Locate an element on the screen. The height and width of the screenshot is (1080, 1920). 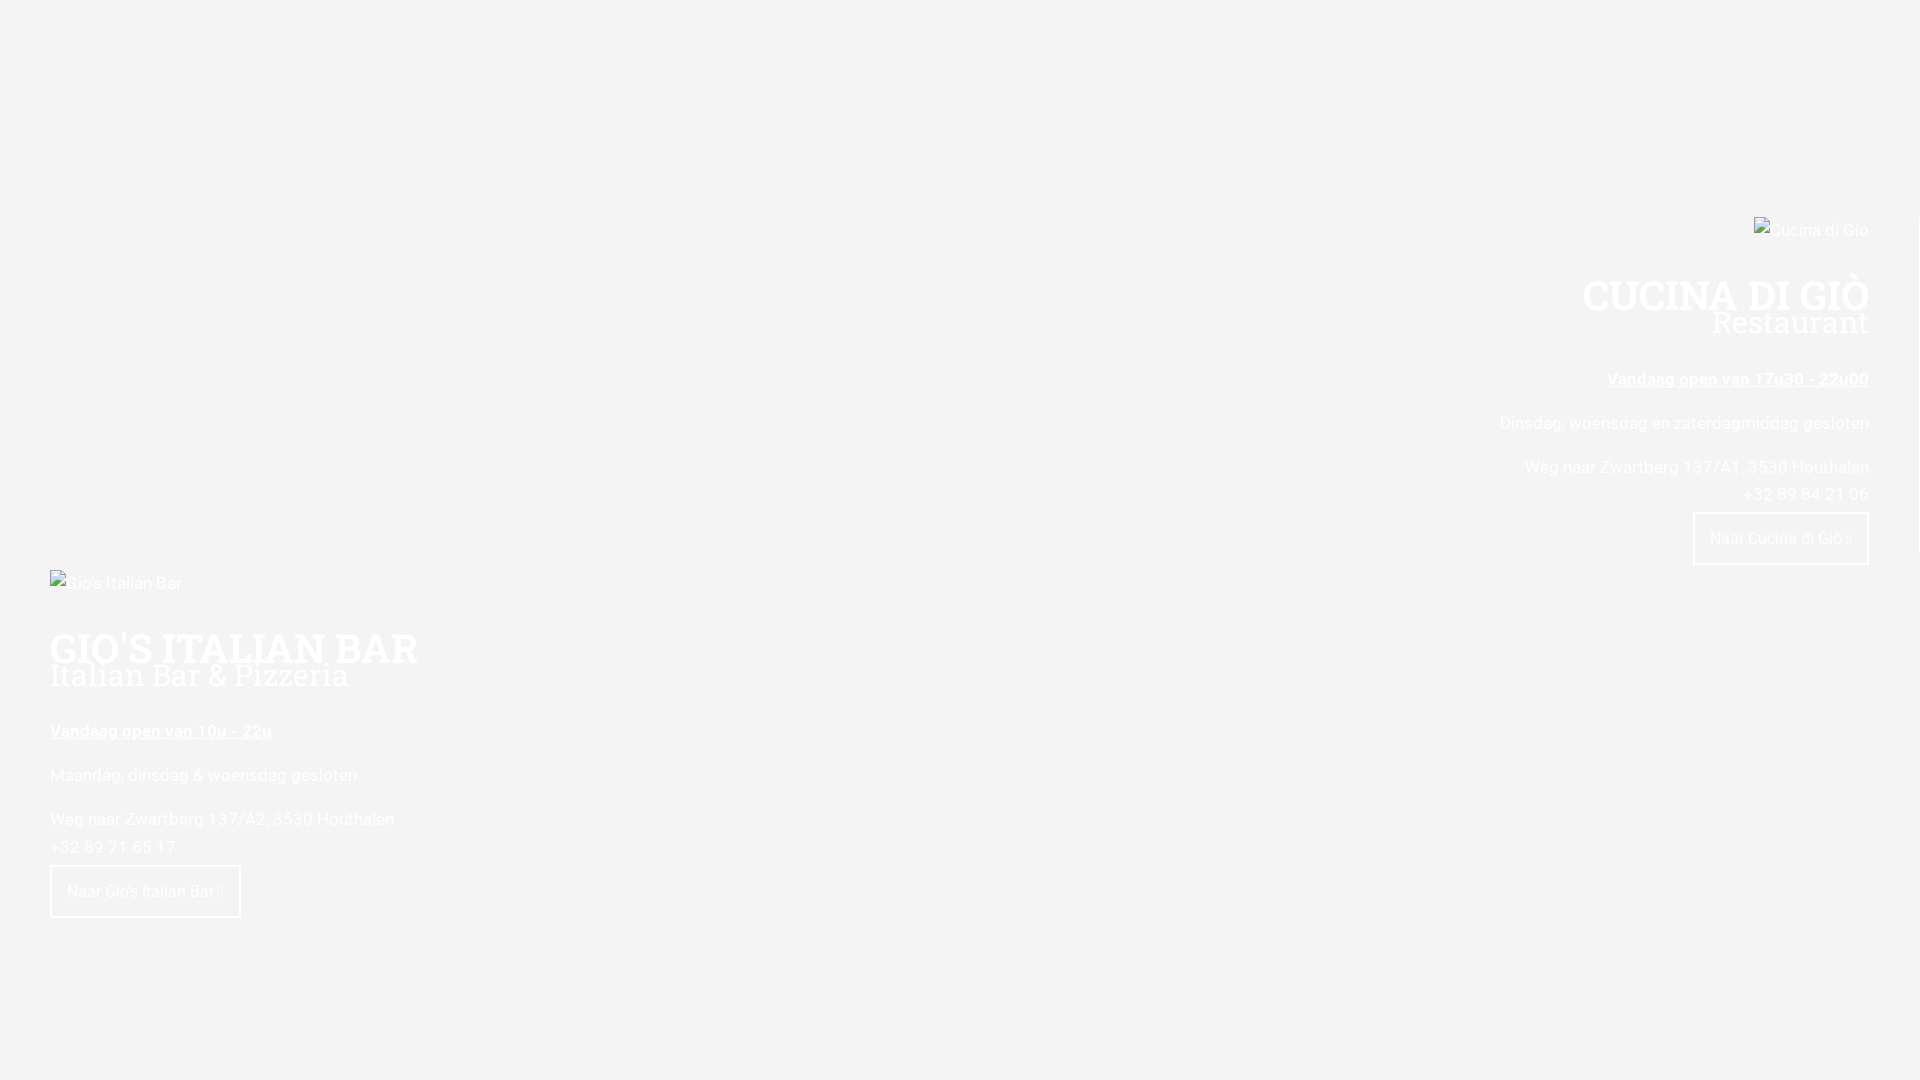
'Naar Gio's Italian Bar' is located at coordinates (144, 890).